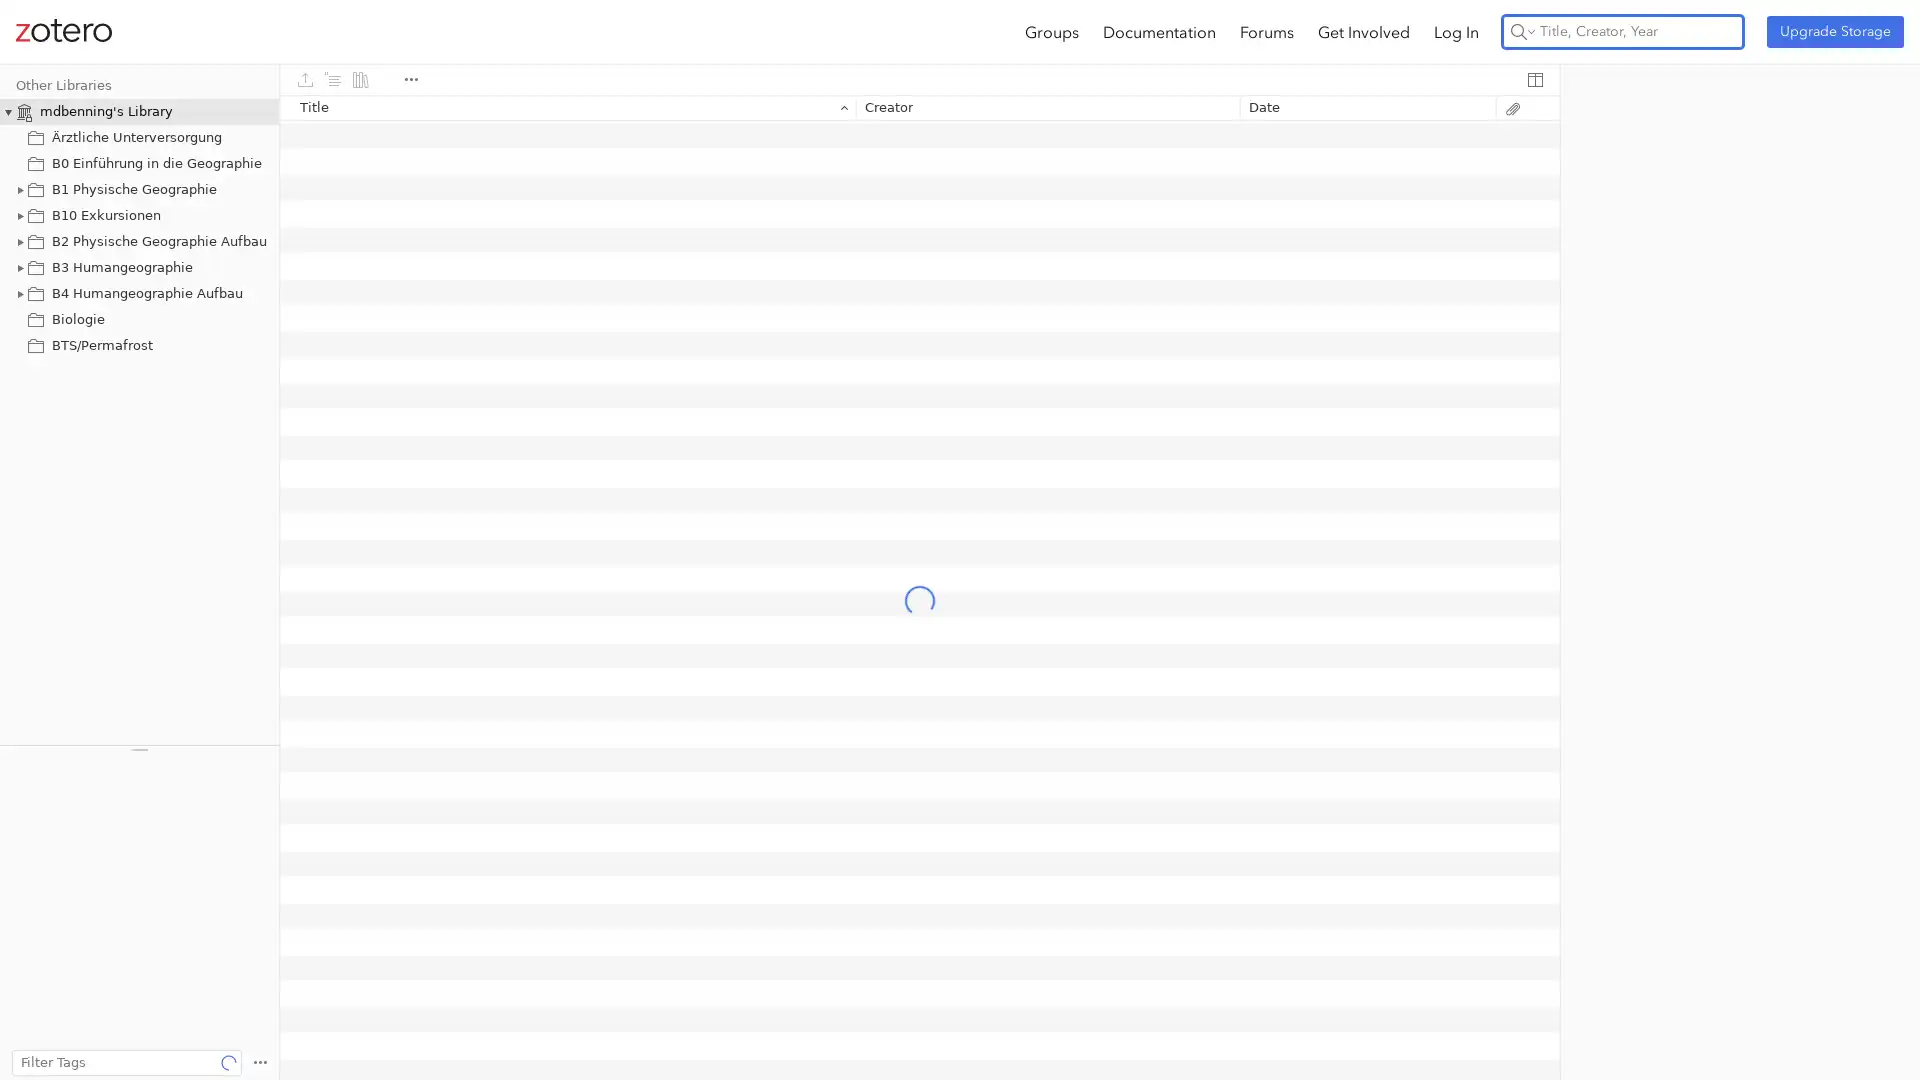  What do you see at coordinates (52, 847) in the screenshot?
I see `cartography` at bounding box center [52, 847].